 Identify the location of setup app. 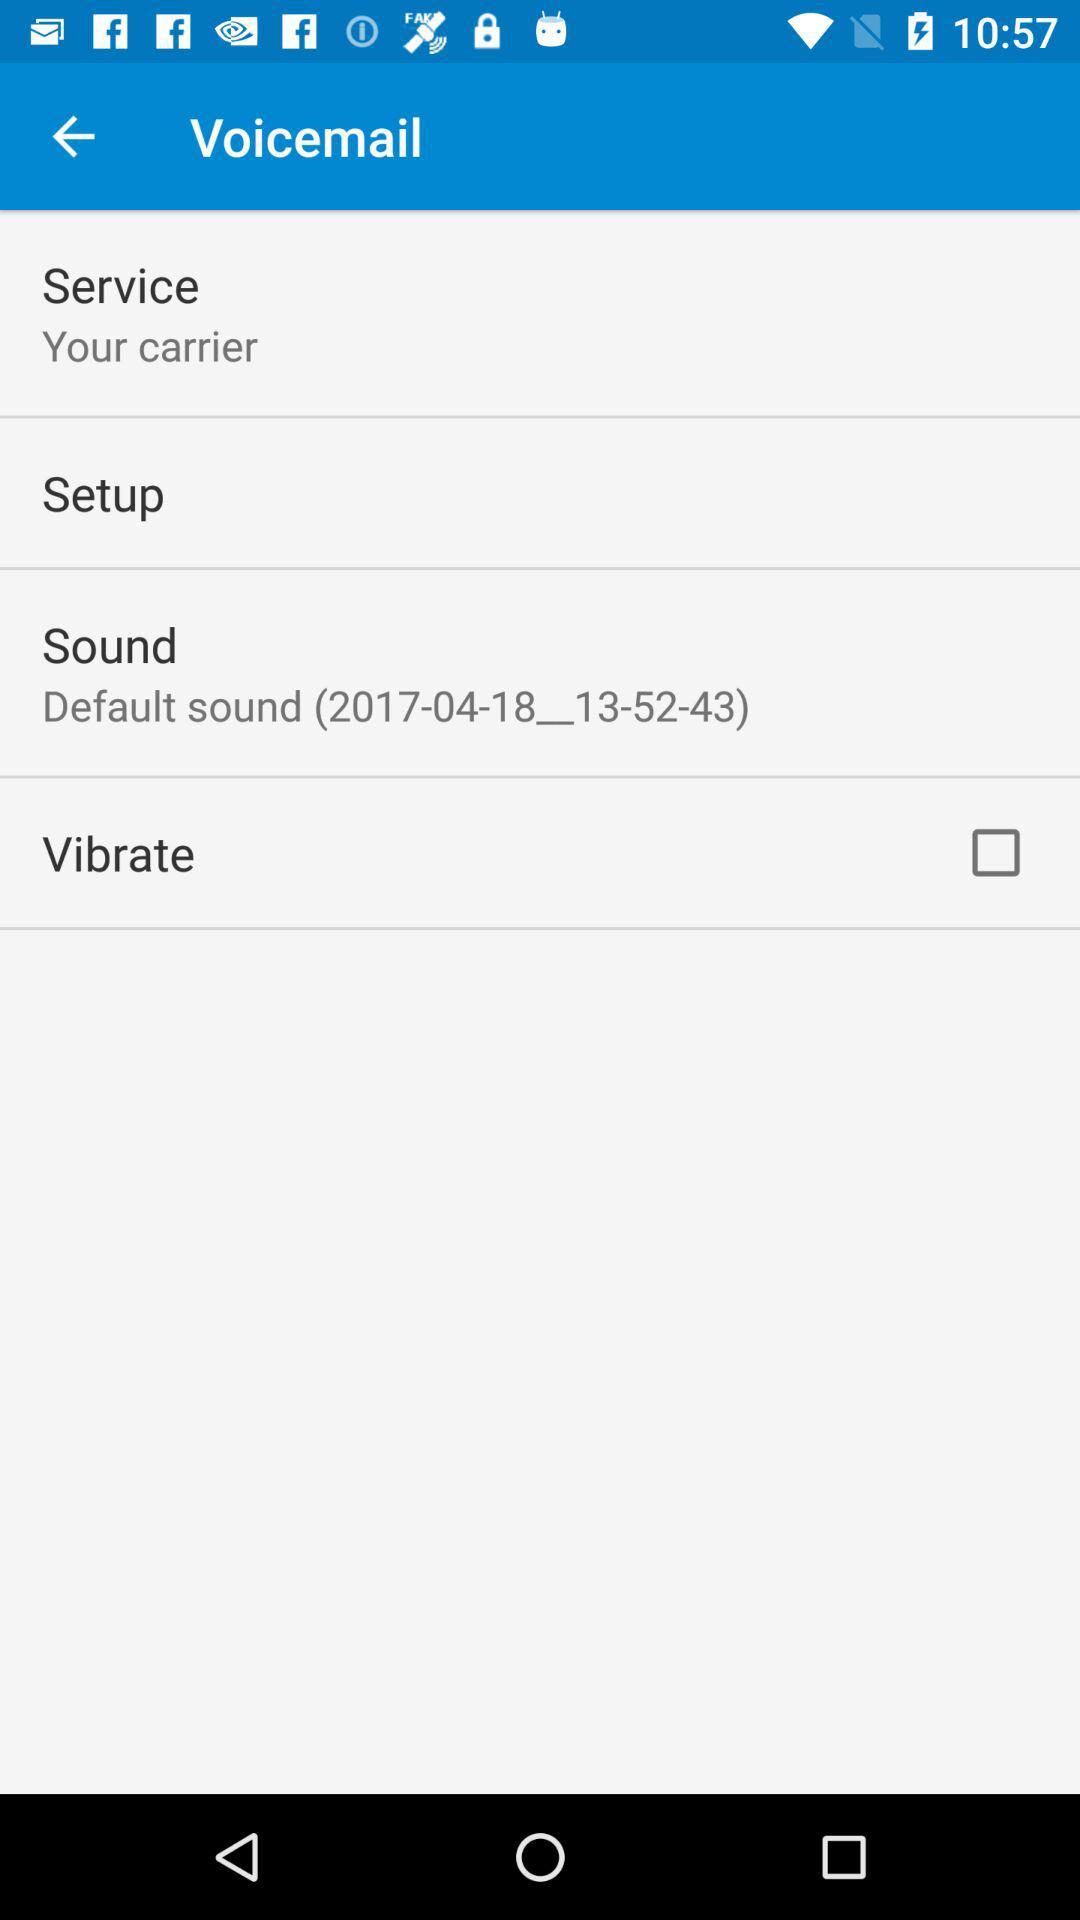
(103, 492).